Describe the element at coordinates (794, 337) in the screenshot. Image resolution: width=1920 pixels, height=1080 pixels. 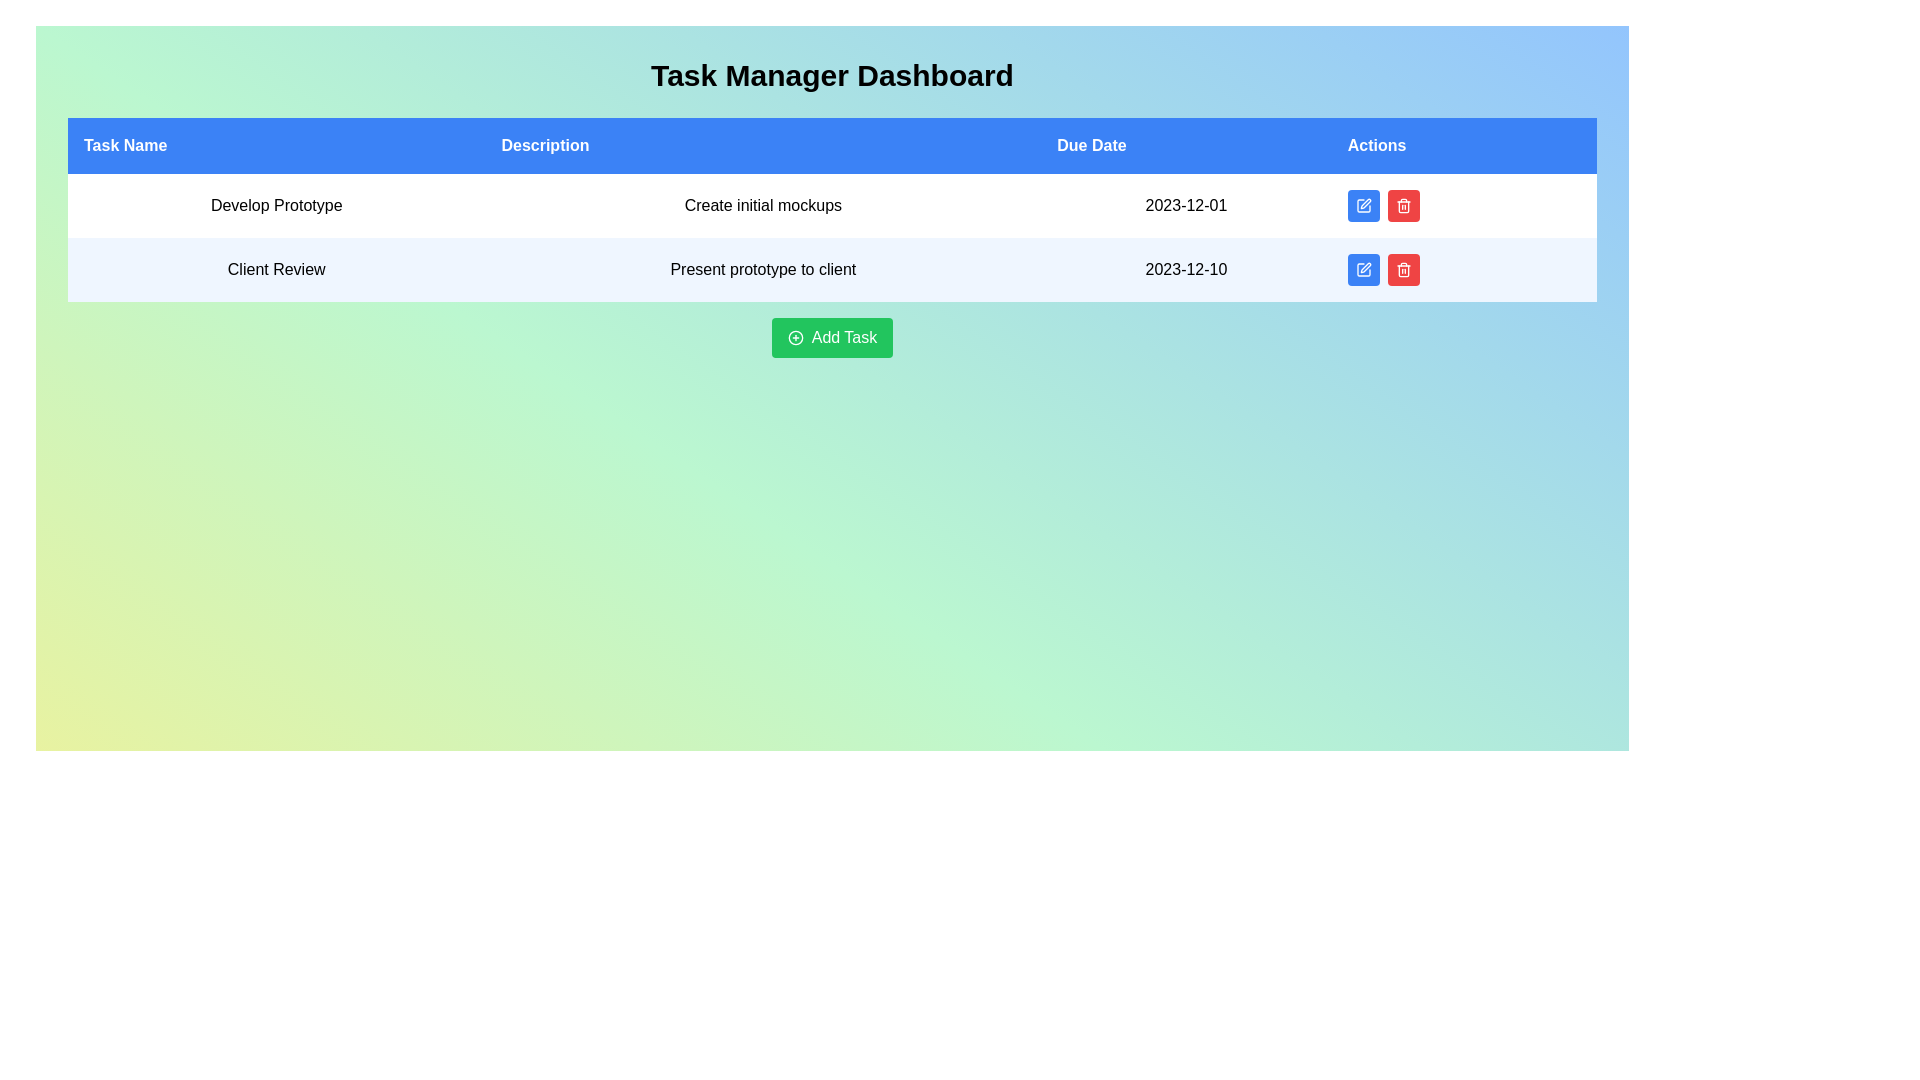
I see `the circular '+' icon inside the 'Add Task' button, which is styled with green and white colors` at that location.